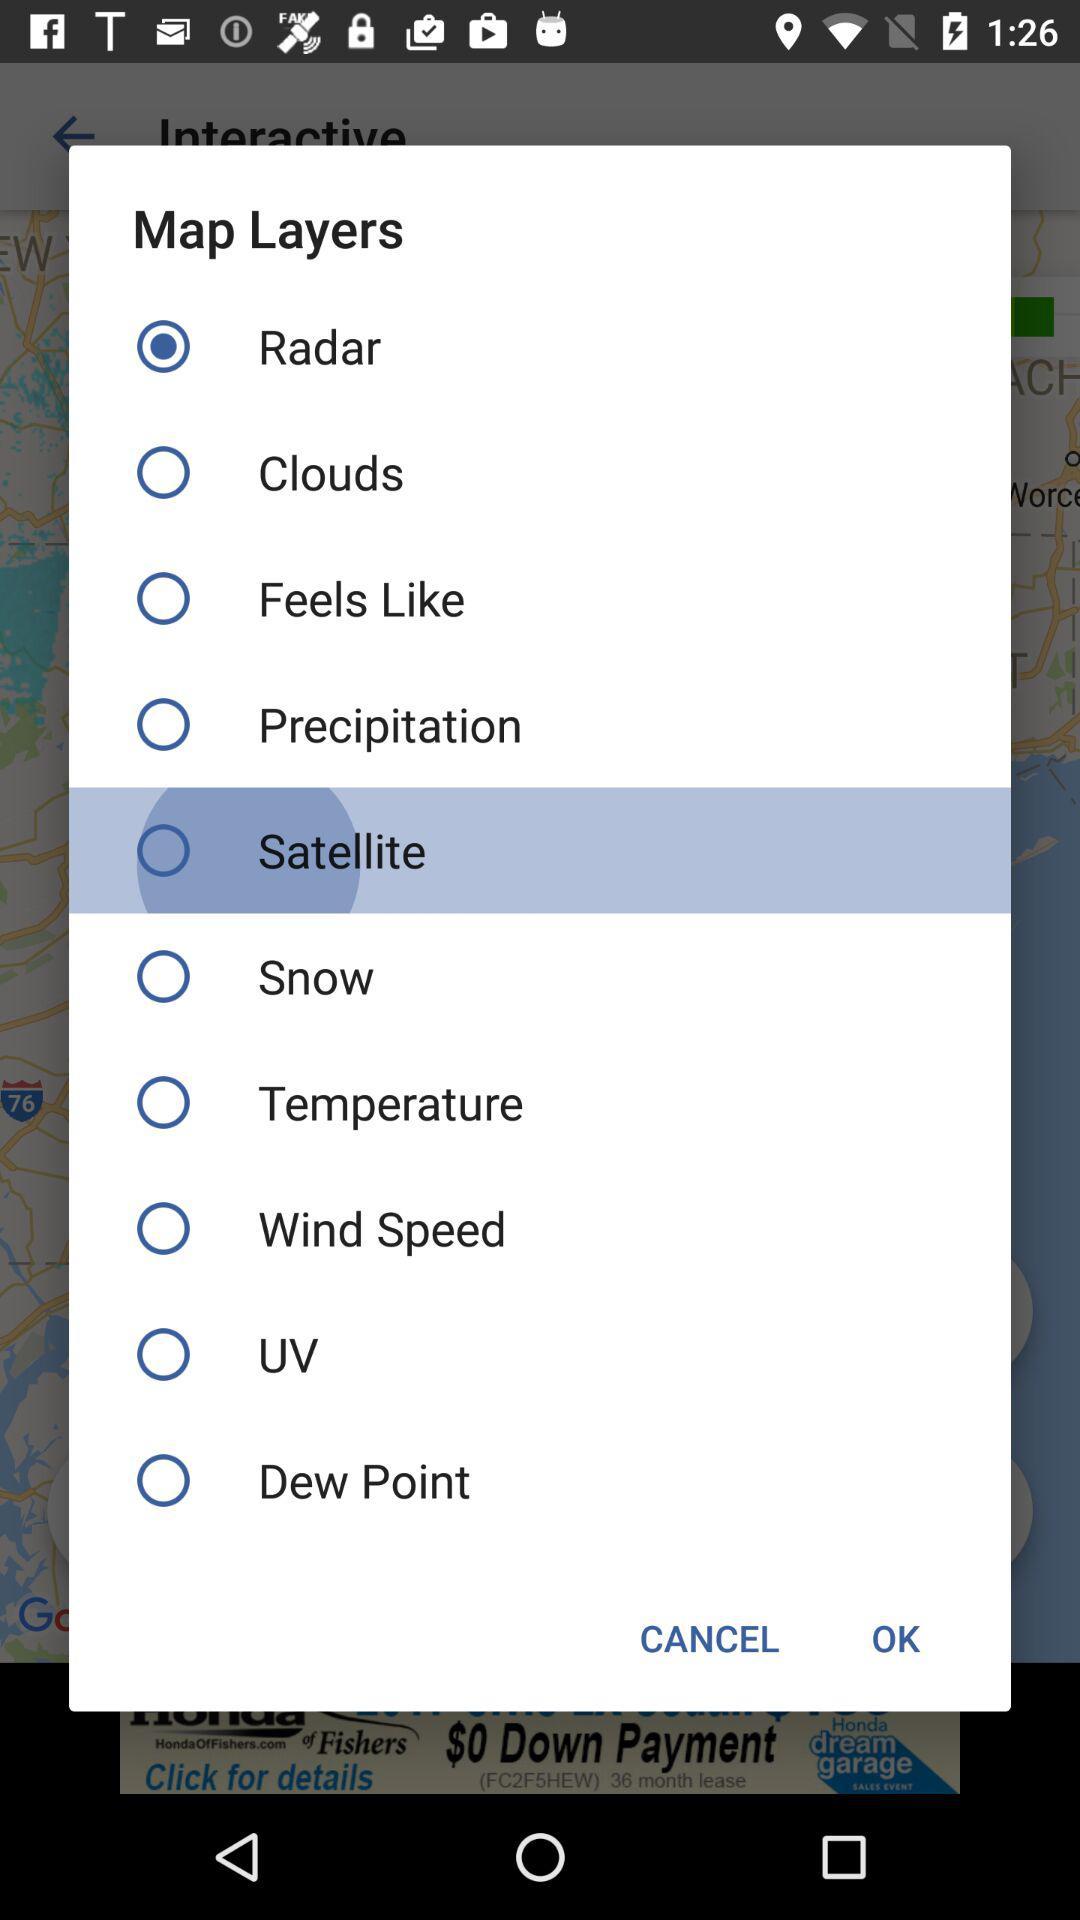  What do you see at coordinates (708, 1637) in the screenshot?
I see `cancel` at bounding box center [708, 1637].